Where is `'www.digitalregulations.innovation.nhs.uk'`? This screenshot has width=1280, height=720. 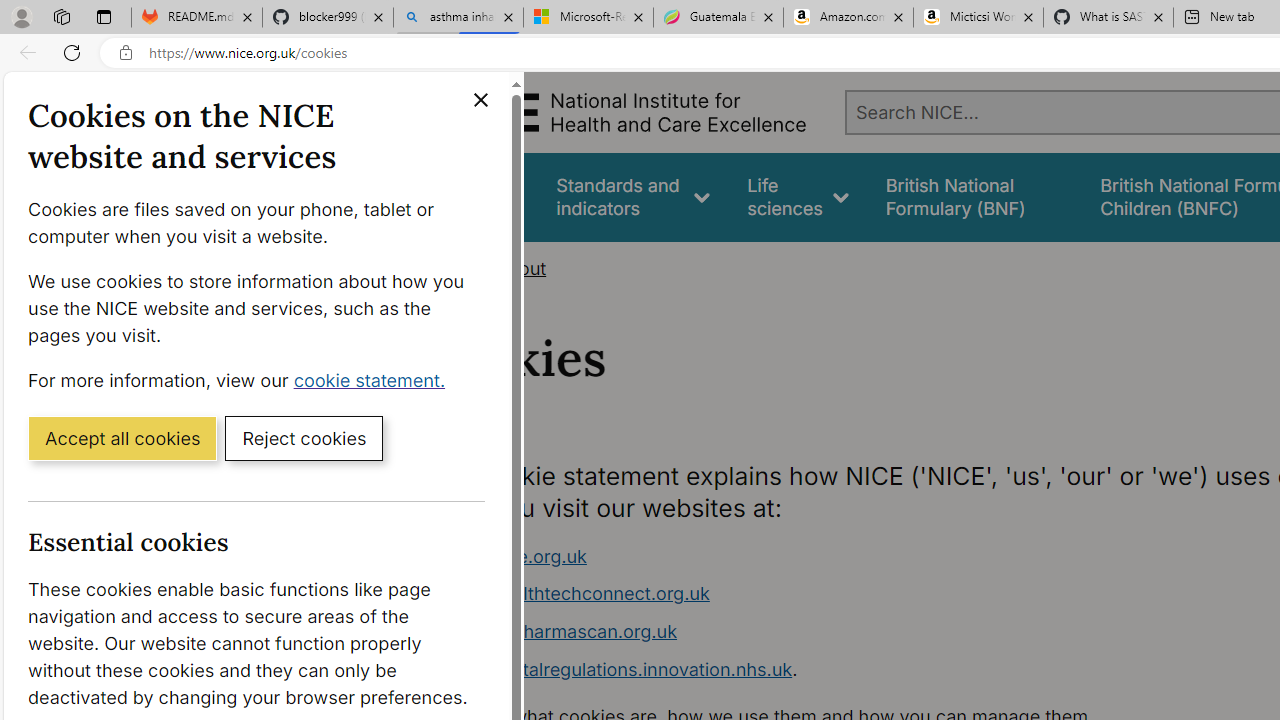
'www.digitalregulations.innovation.nhs.uk' is located at coordinates (617, 668).